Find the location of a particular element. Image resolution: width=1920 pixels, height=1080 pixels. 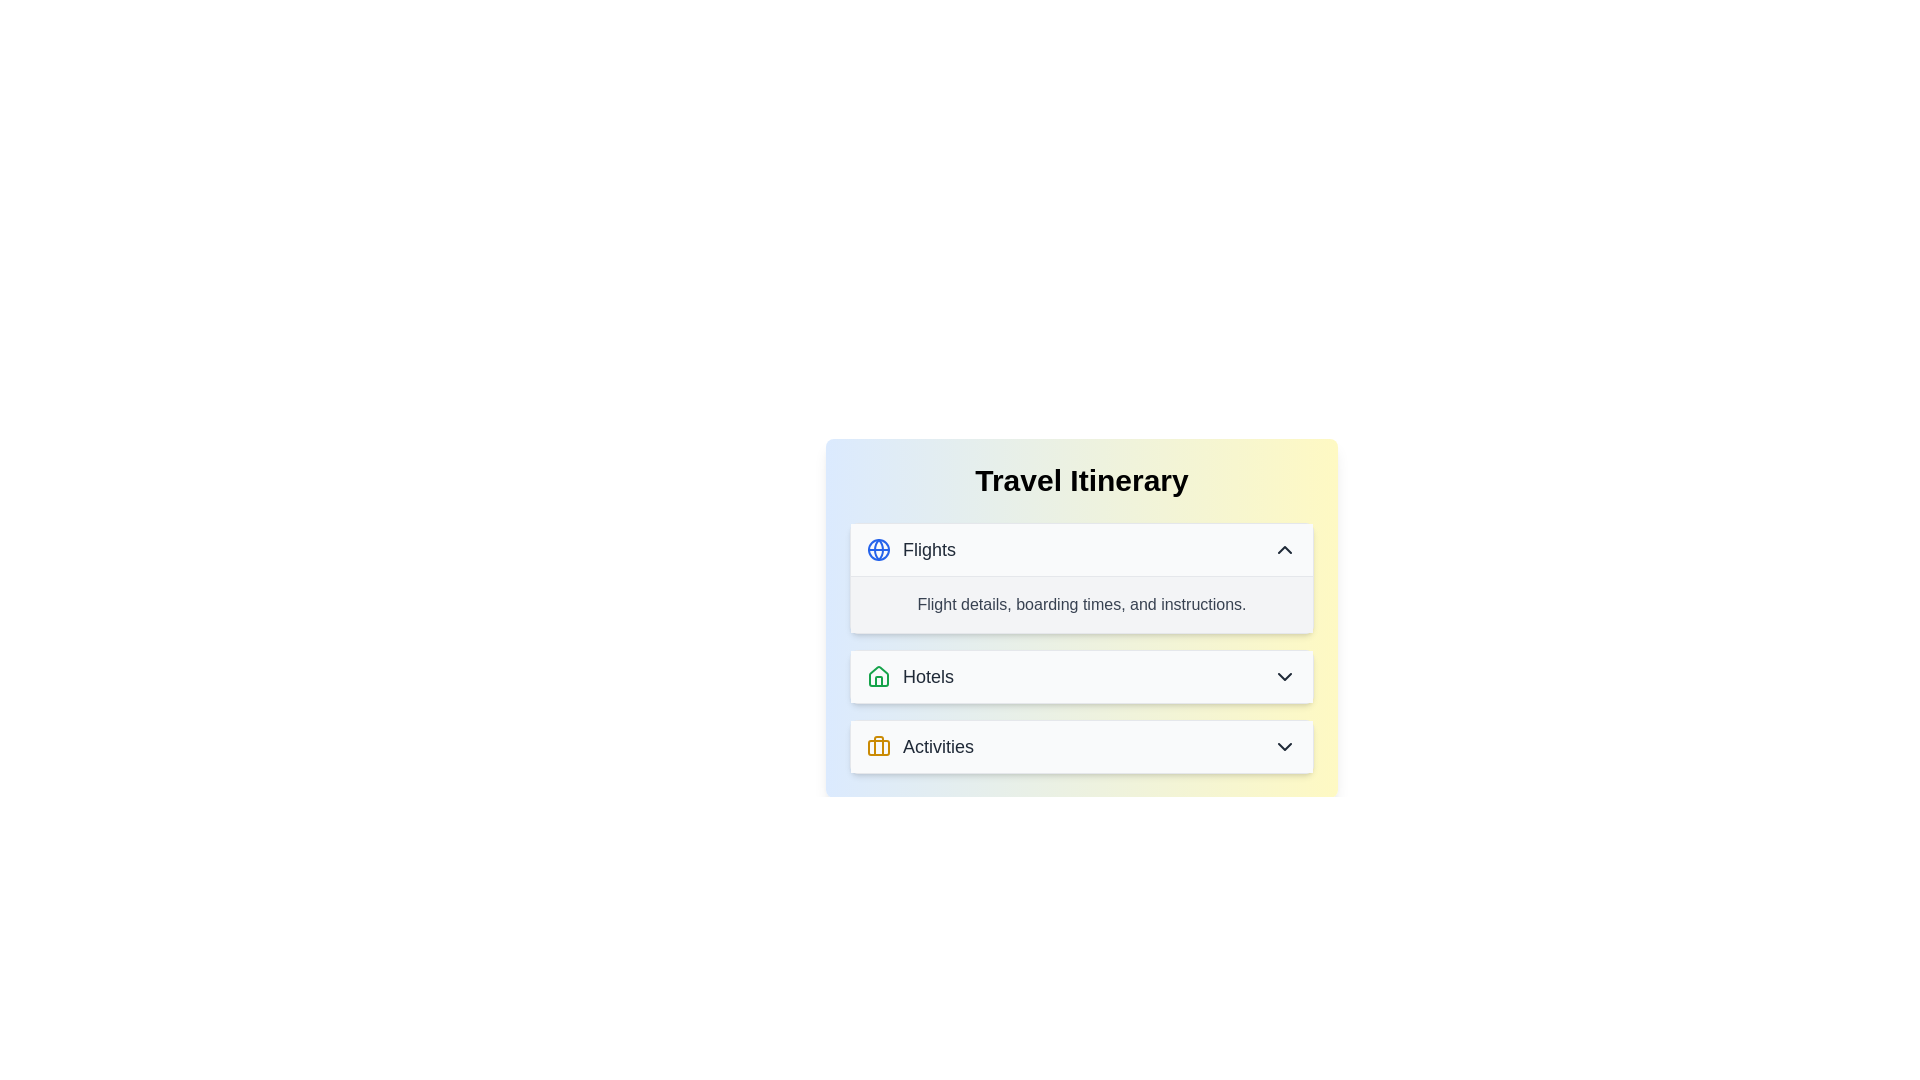

the Icon Button located at the right end of the 'Activities' section is located at coordinates (1285, 747).